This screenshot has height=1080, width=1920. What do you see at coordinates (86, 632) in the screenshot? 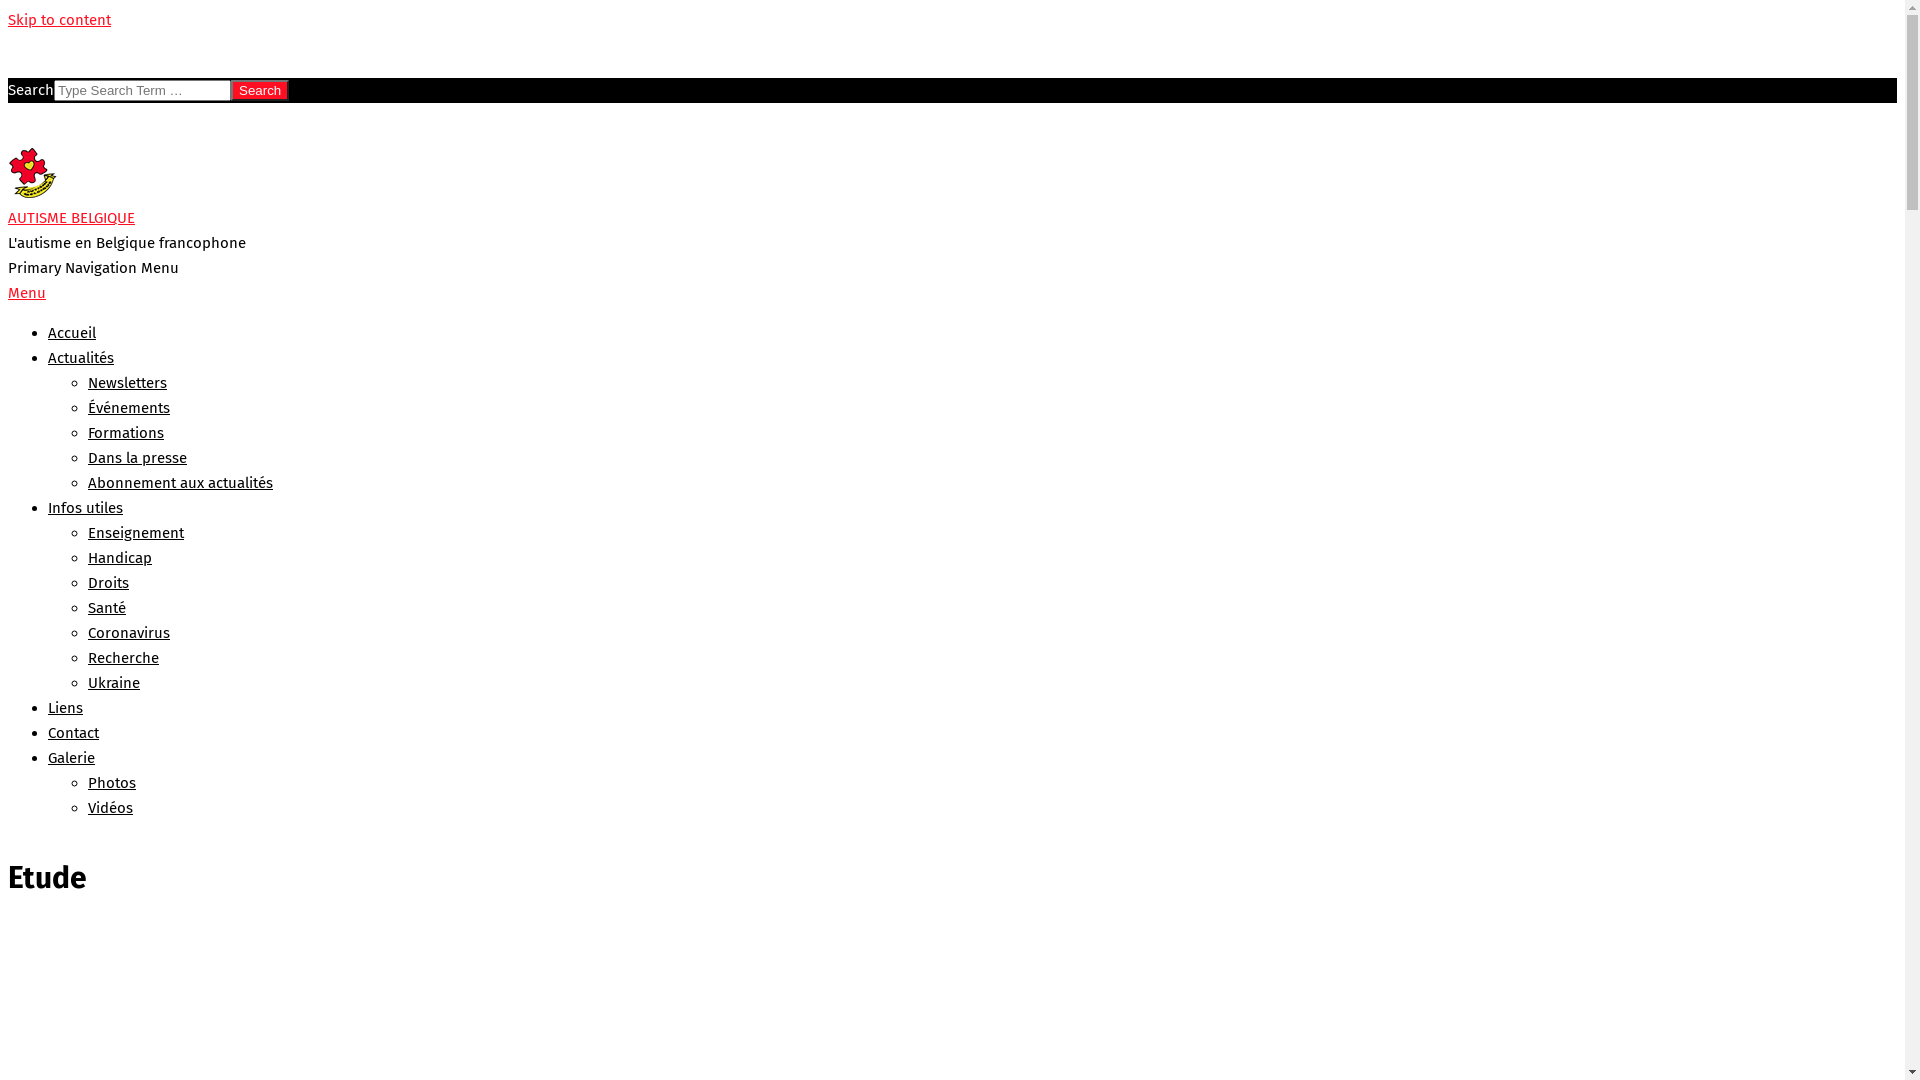
I see `'Coronavirus'` at bounding box center [86, 632].